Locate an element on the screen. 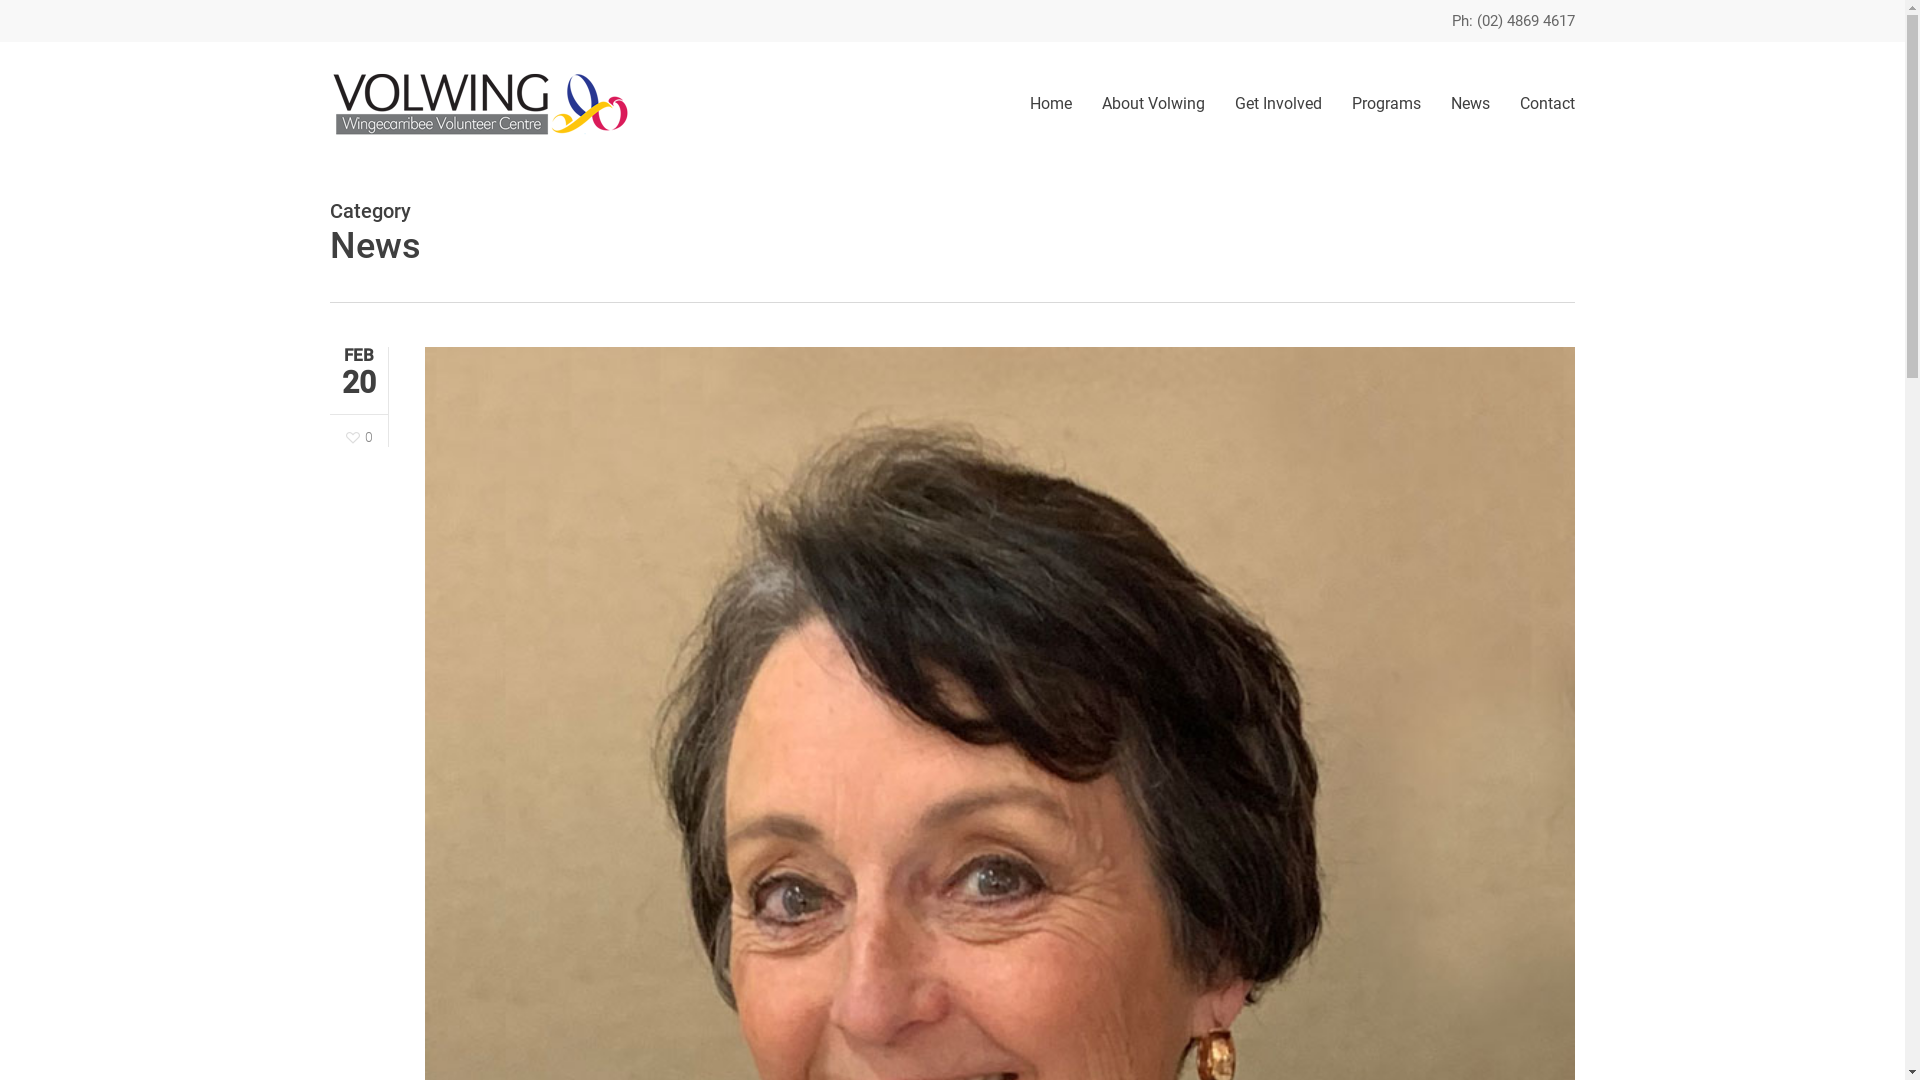 This screenshot has width=1920, height=1080. 'Get Involved' is located at coordinates (1277, 103).